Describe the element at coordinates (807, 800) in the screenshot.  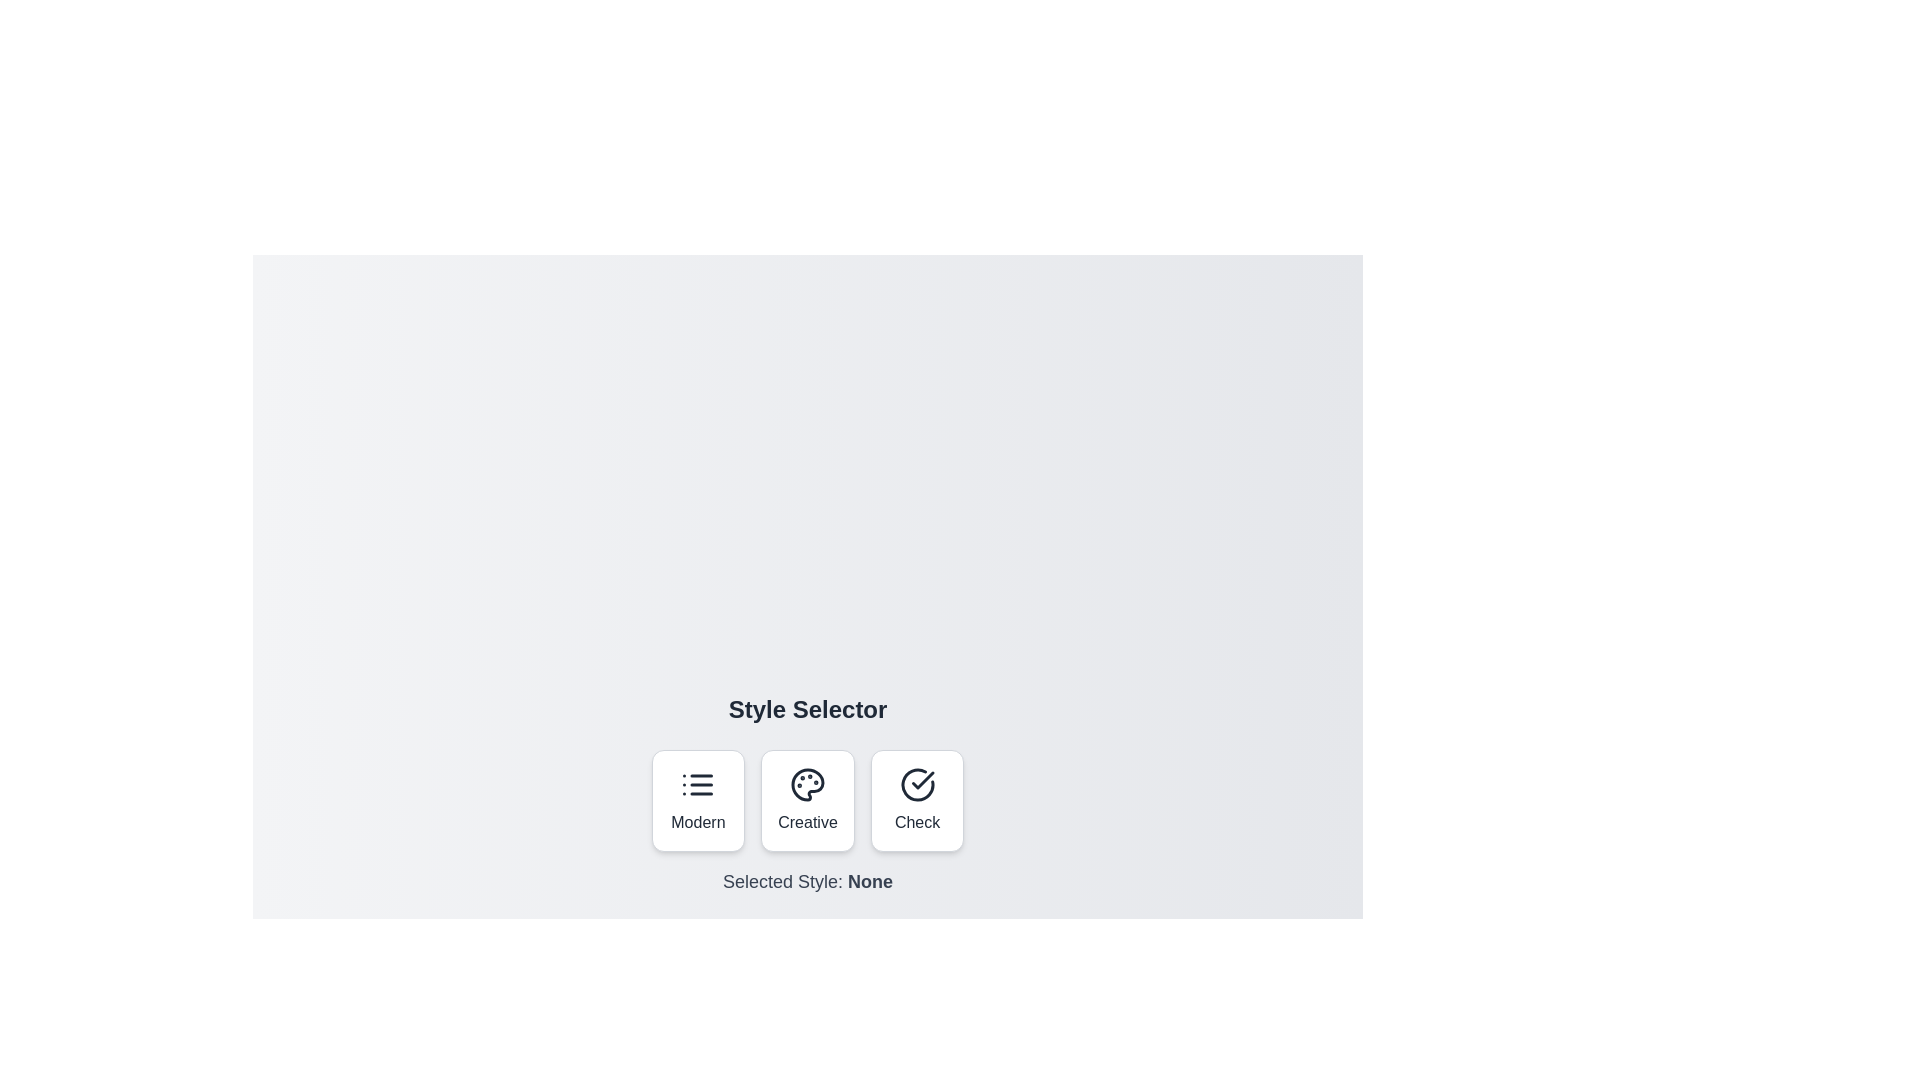
I see `the style button labeled Creative` at that location.